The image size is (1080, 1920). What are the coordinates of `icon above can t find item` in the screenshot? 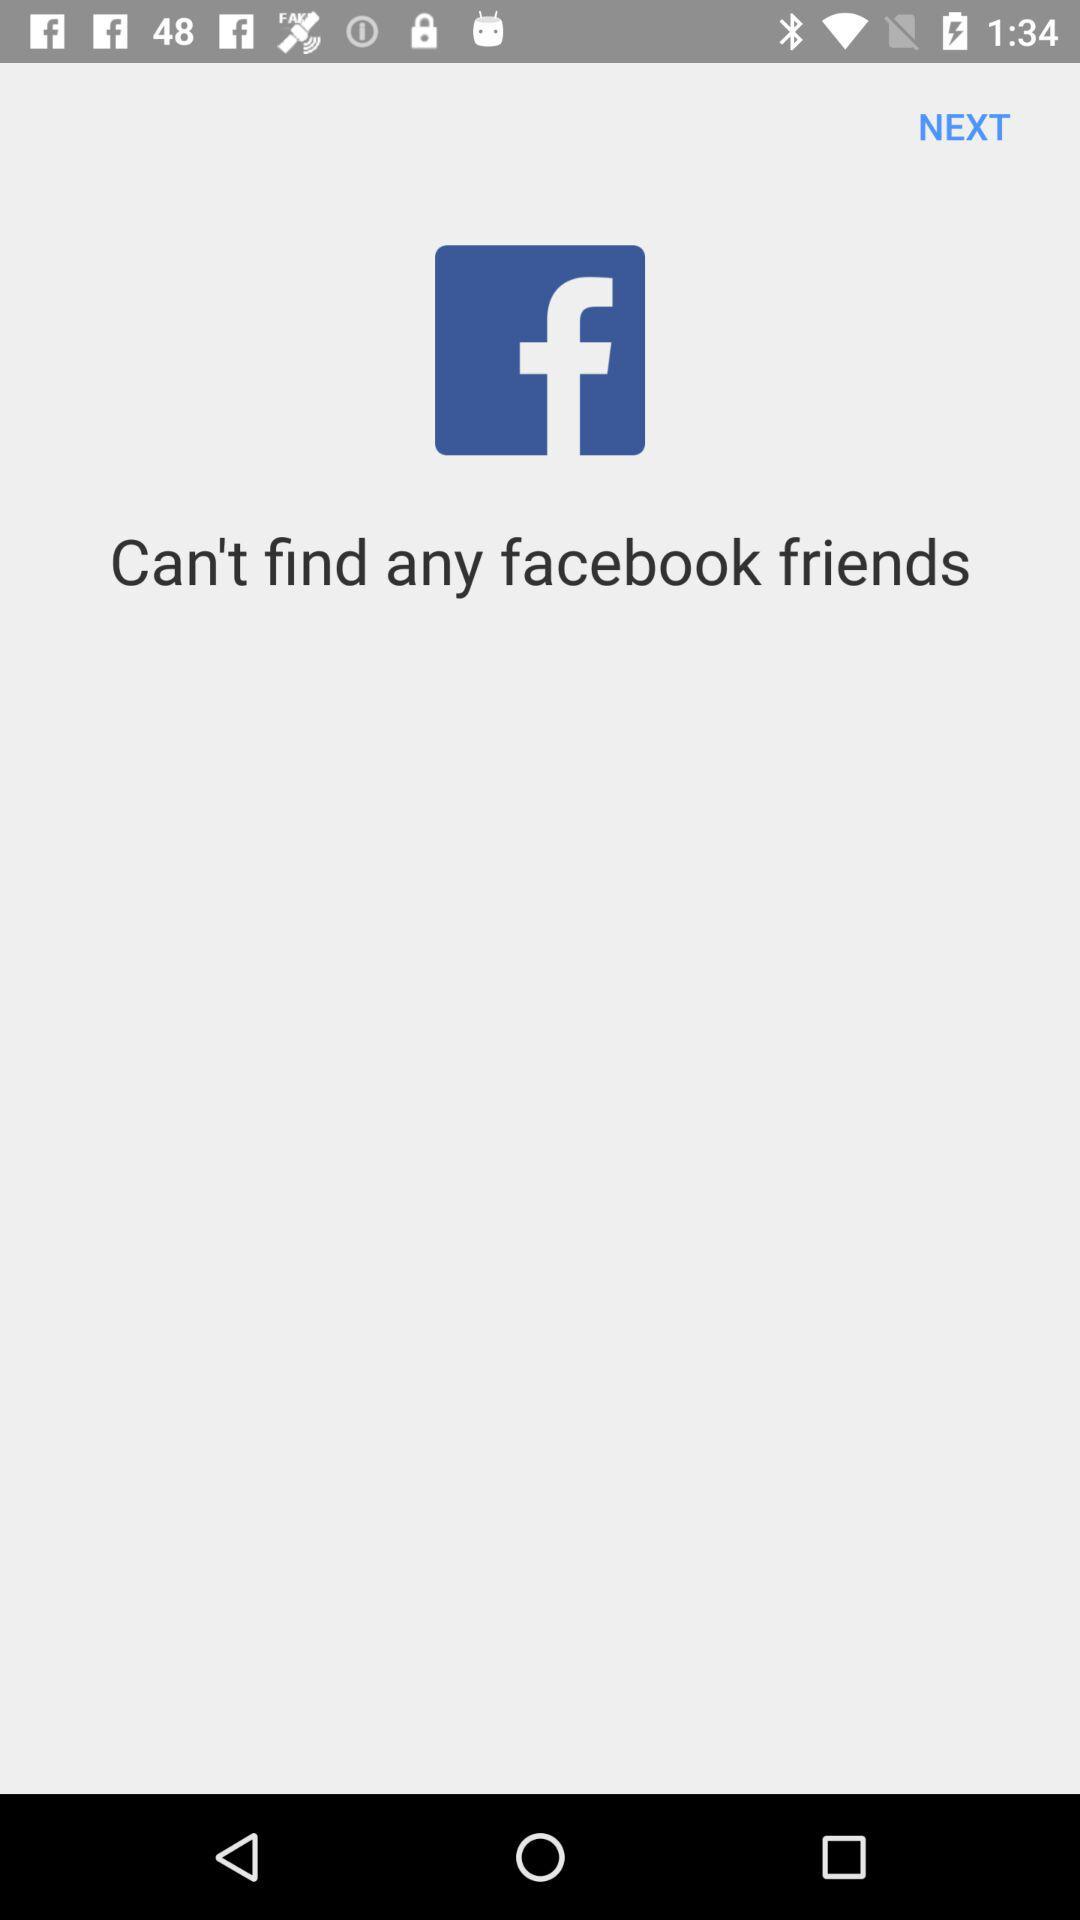 It's located at (963, 124).